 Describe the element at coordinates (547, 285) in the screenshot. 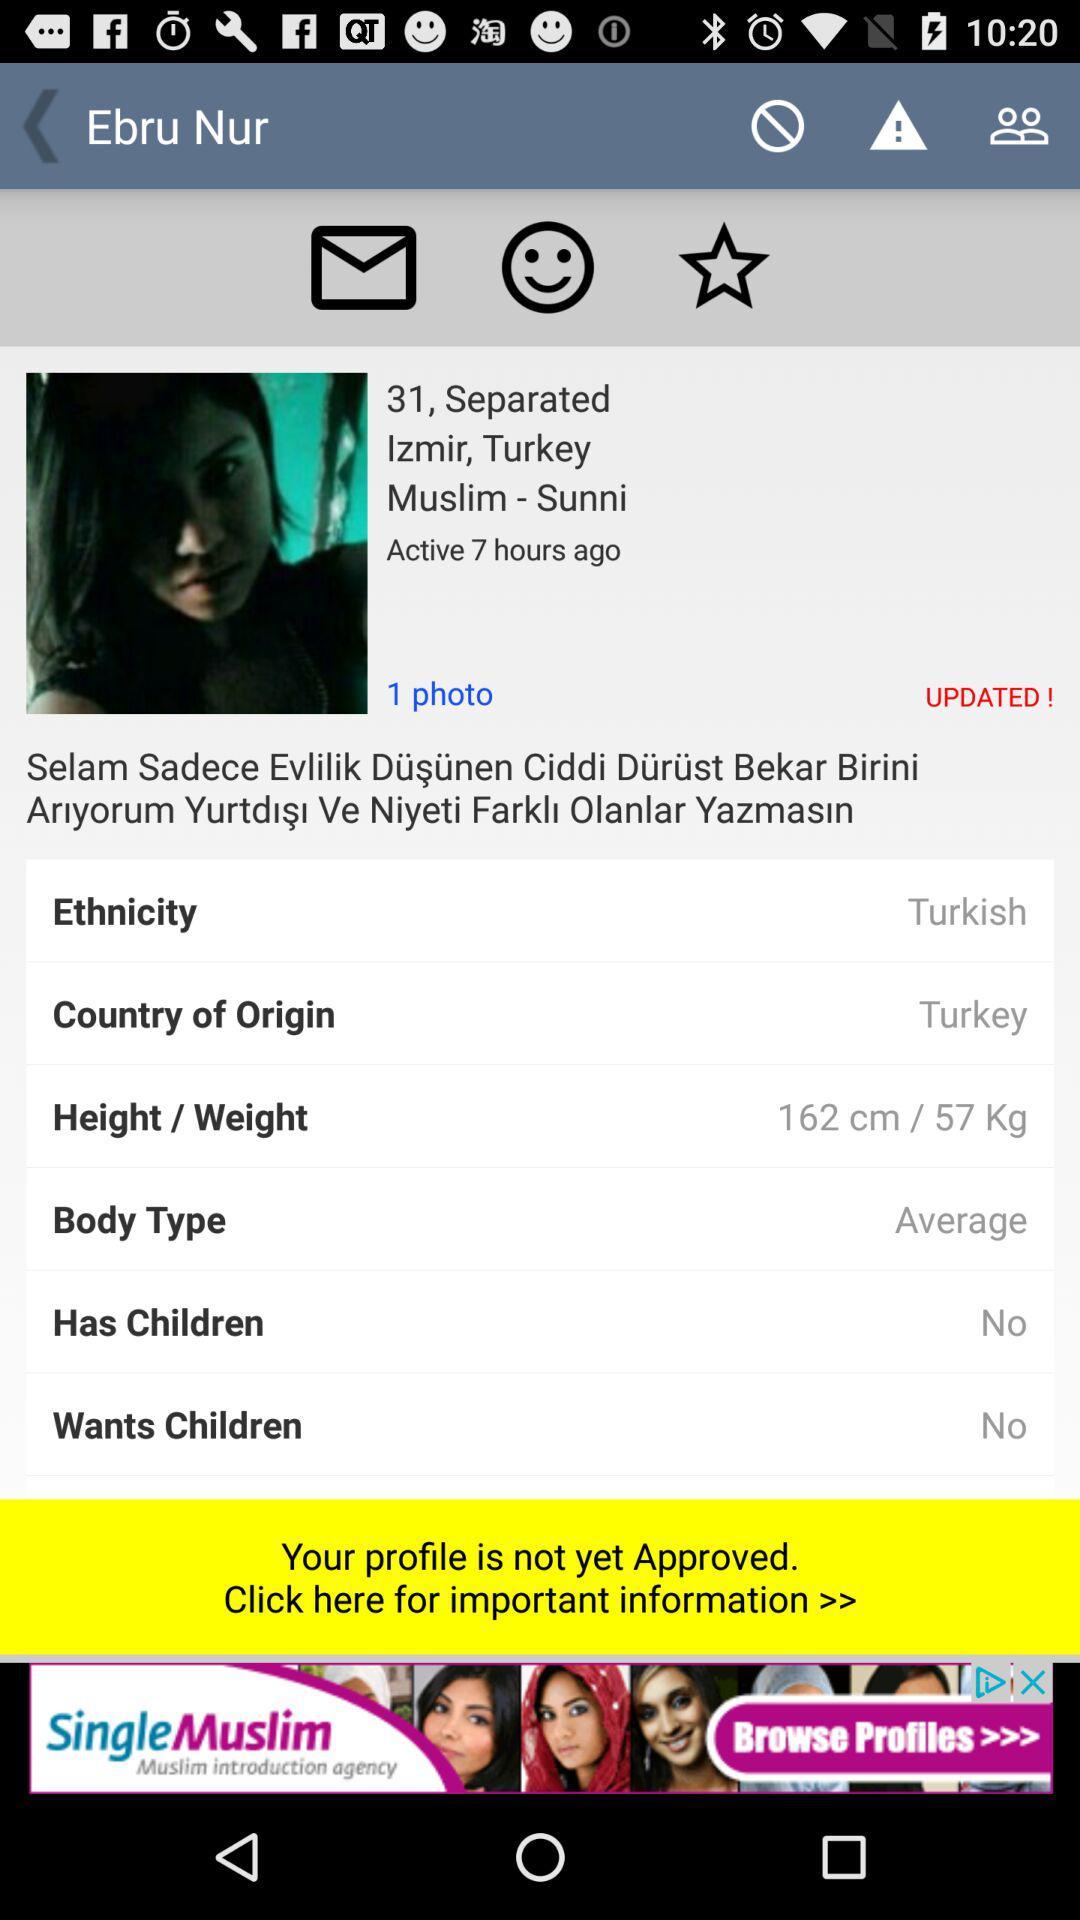

I see `the emoji icon` at that location.